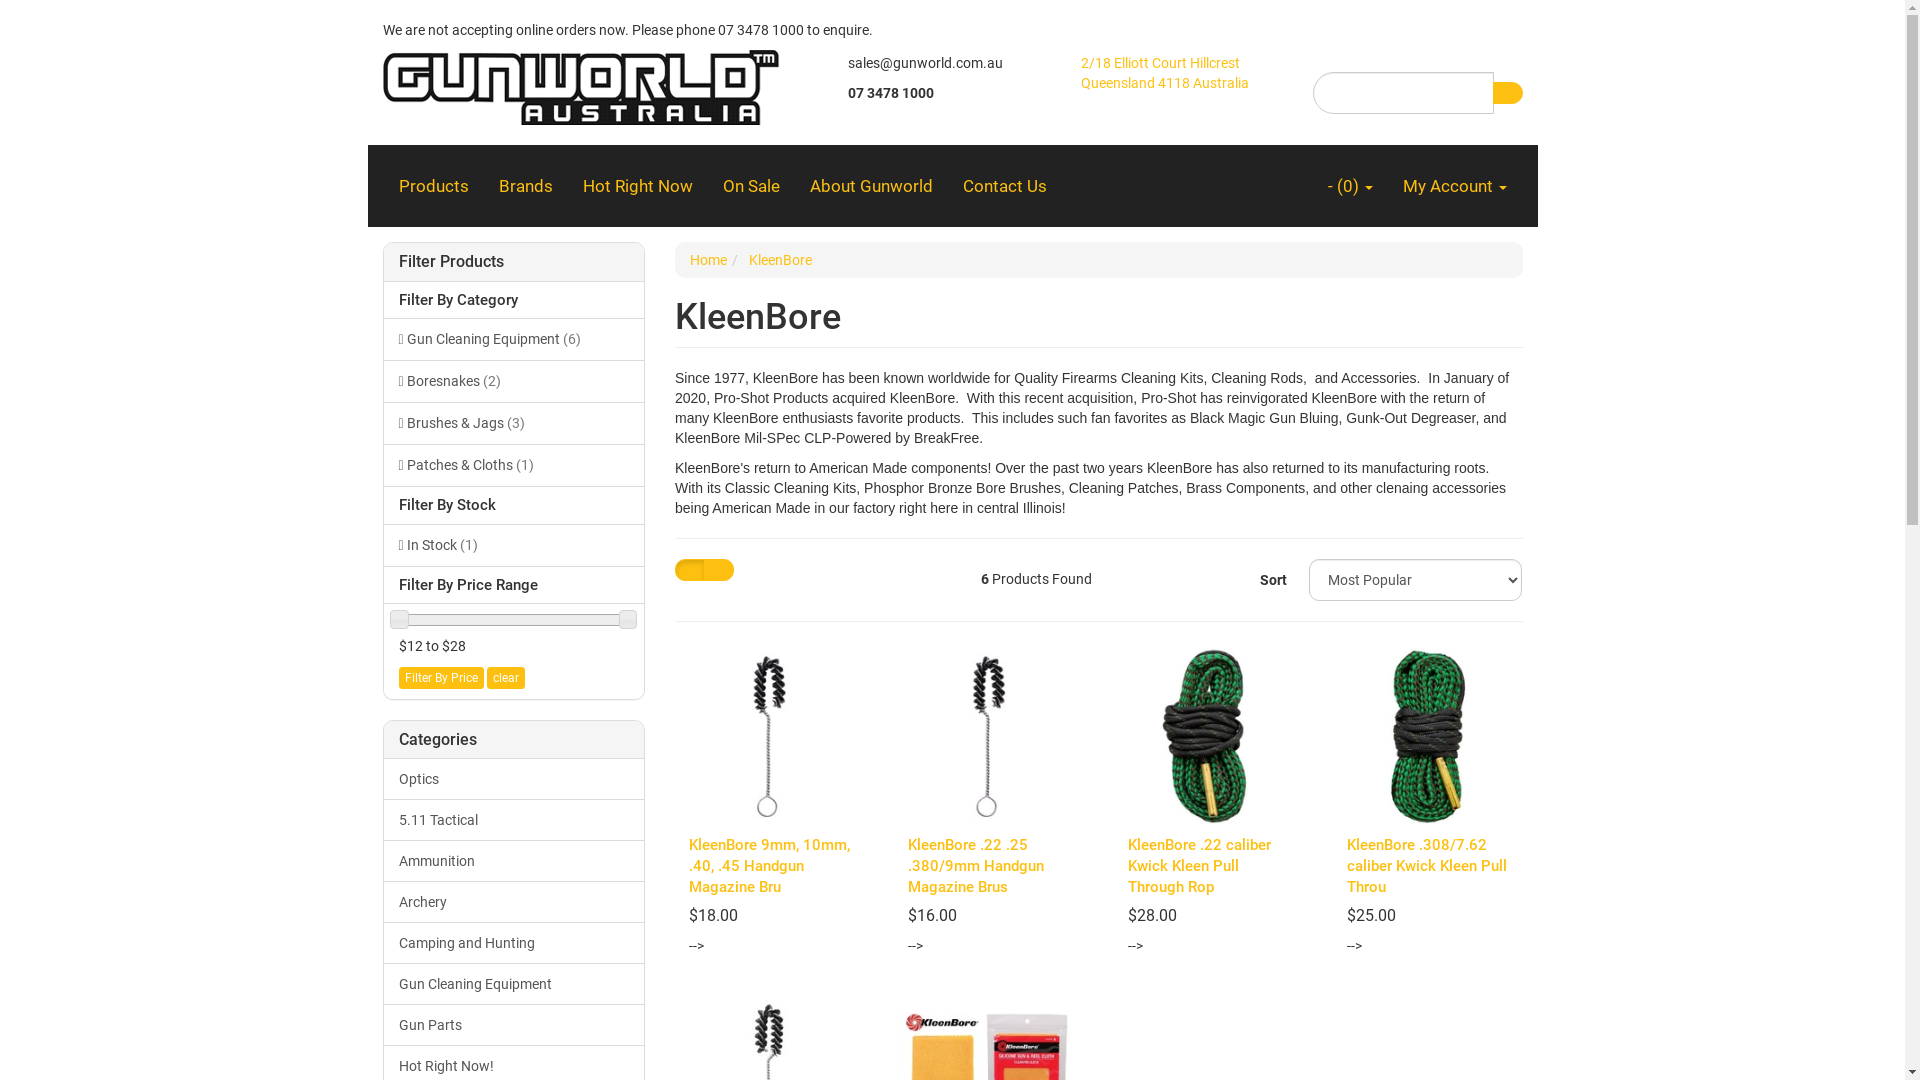 The height and width of the screenshot is (1080, 1920). I want to click on '5.11 Tactical', so click(514, 820).